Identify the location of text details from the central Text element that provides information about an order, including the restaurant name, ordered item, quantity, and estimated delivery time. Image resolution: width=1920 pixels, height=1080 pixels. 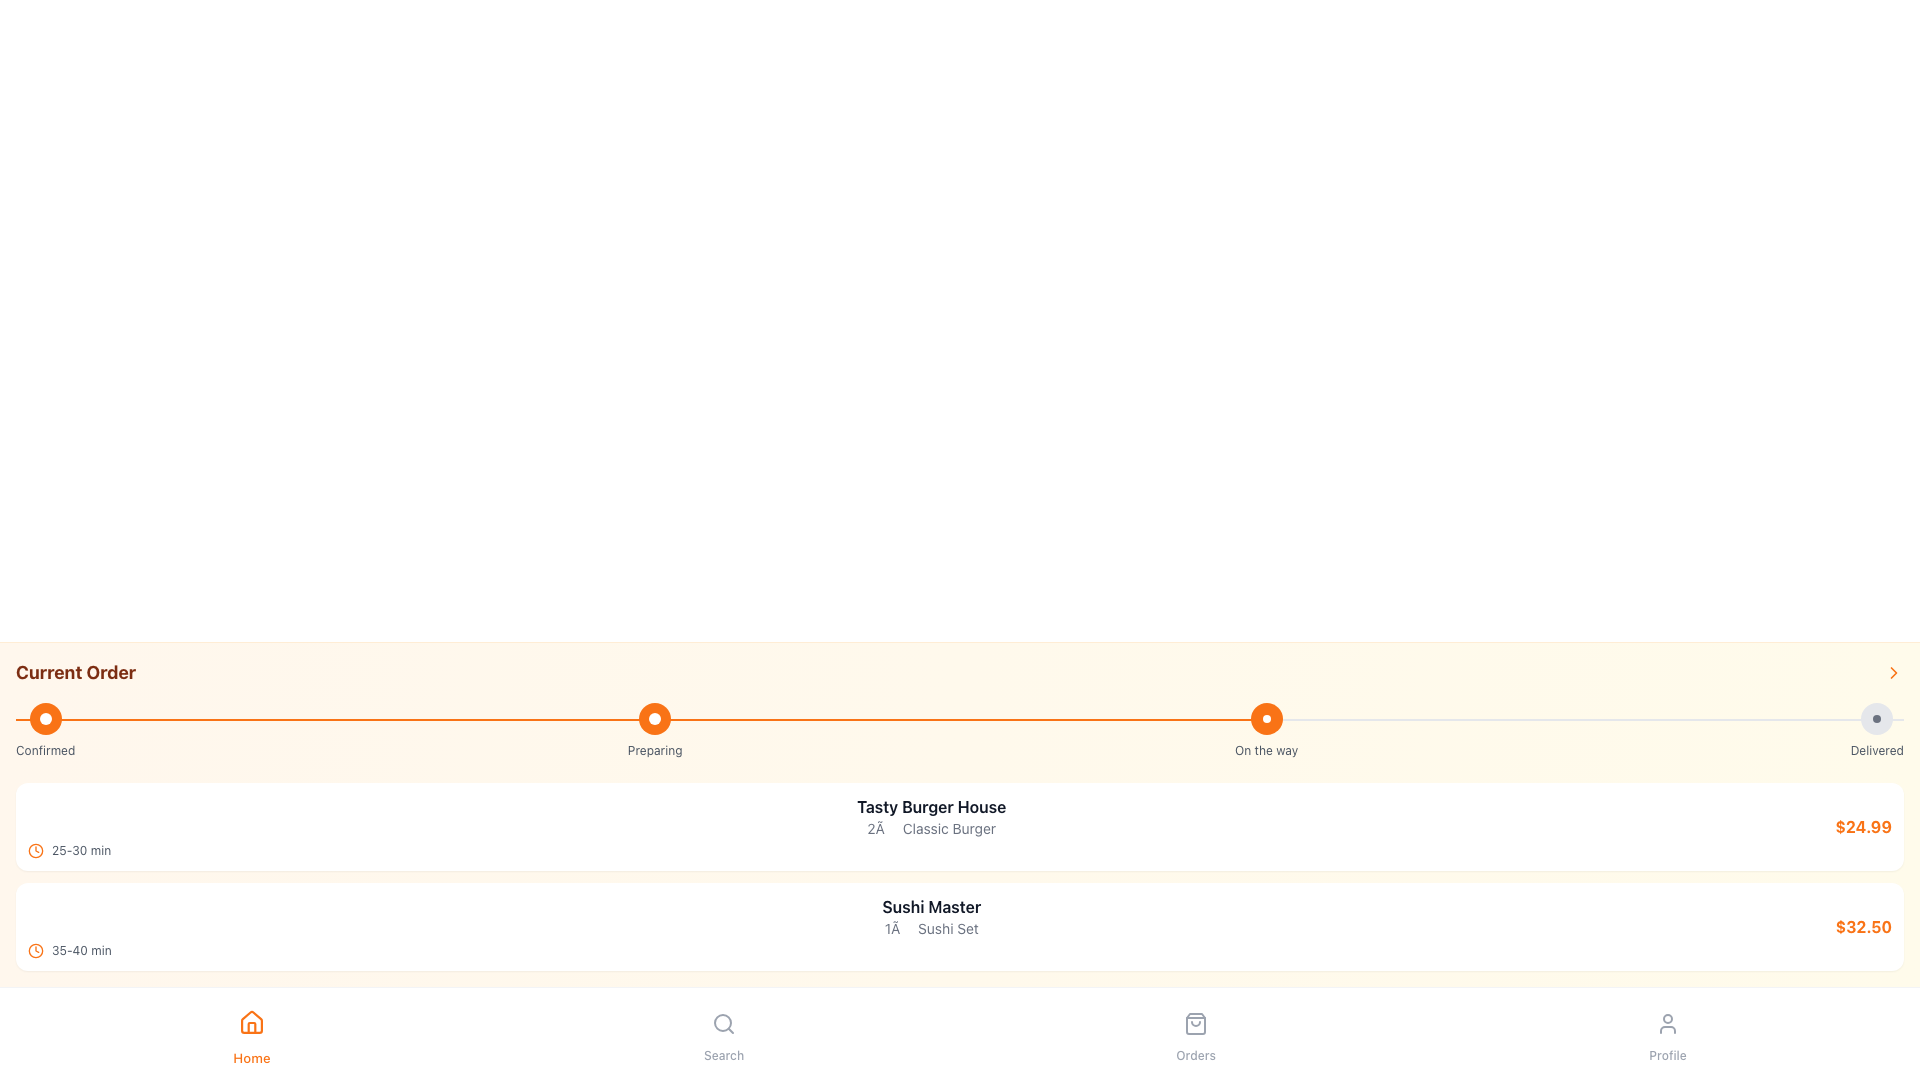
(930, 826).